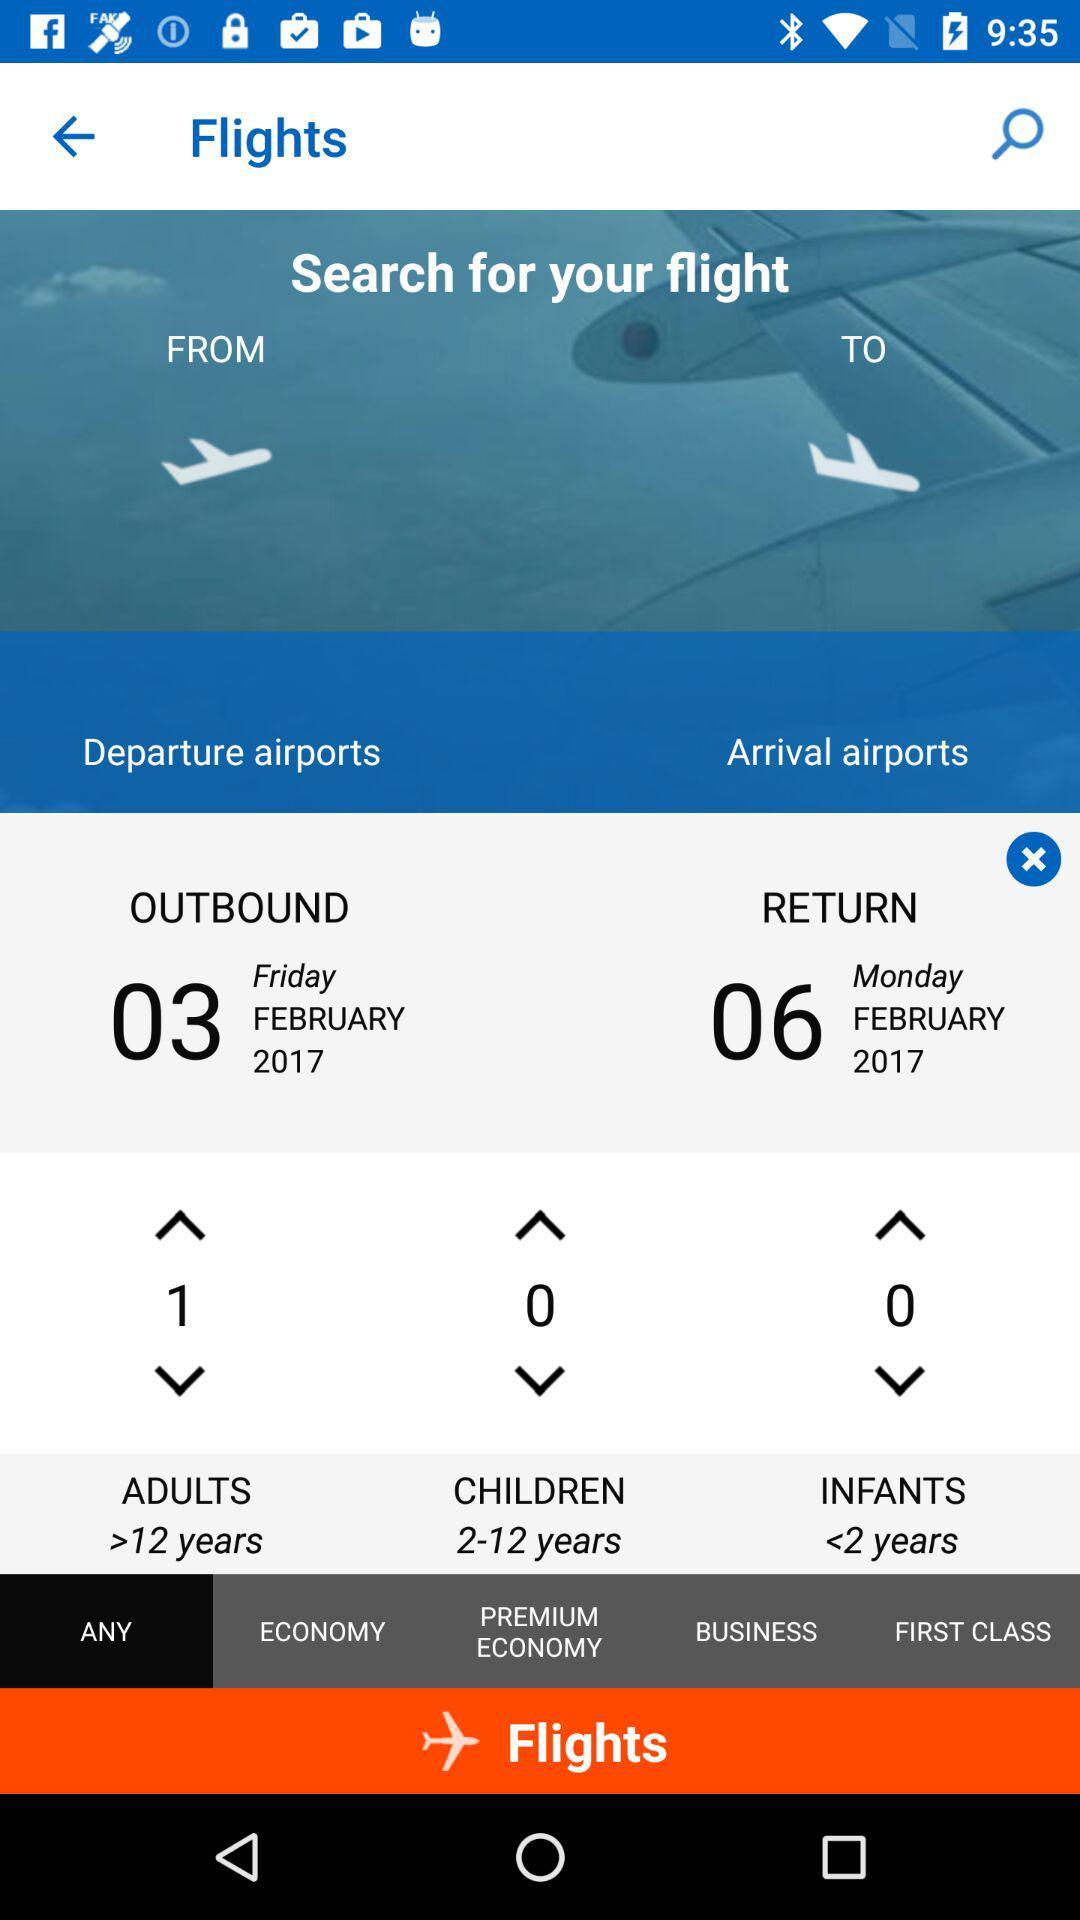  Describe the element at coordinates (180, 1380) in the screenshot. I see `expand` at that location.